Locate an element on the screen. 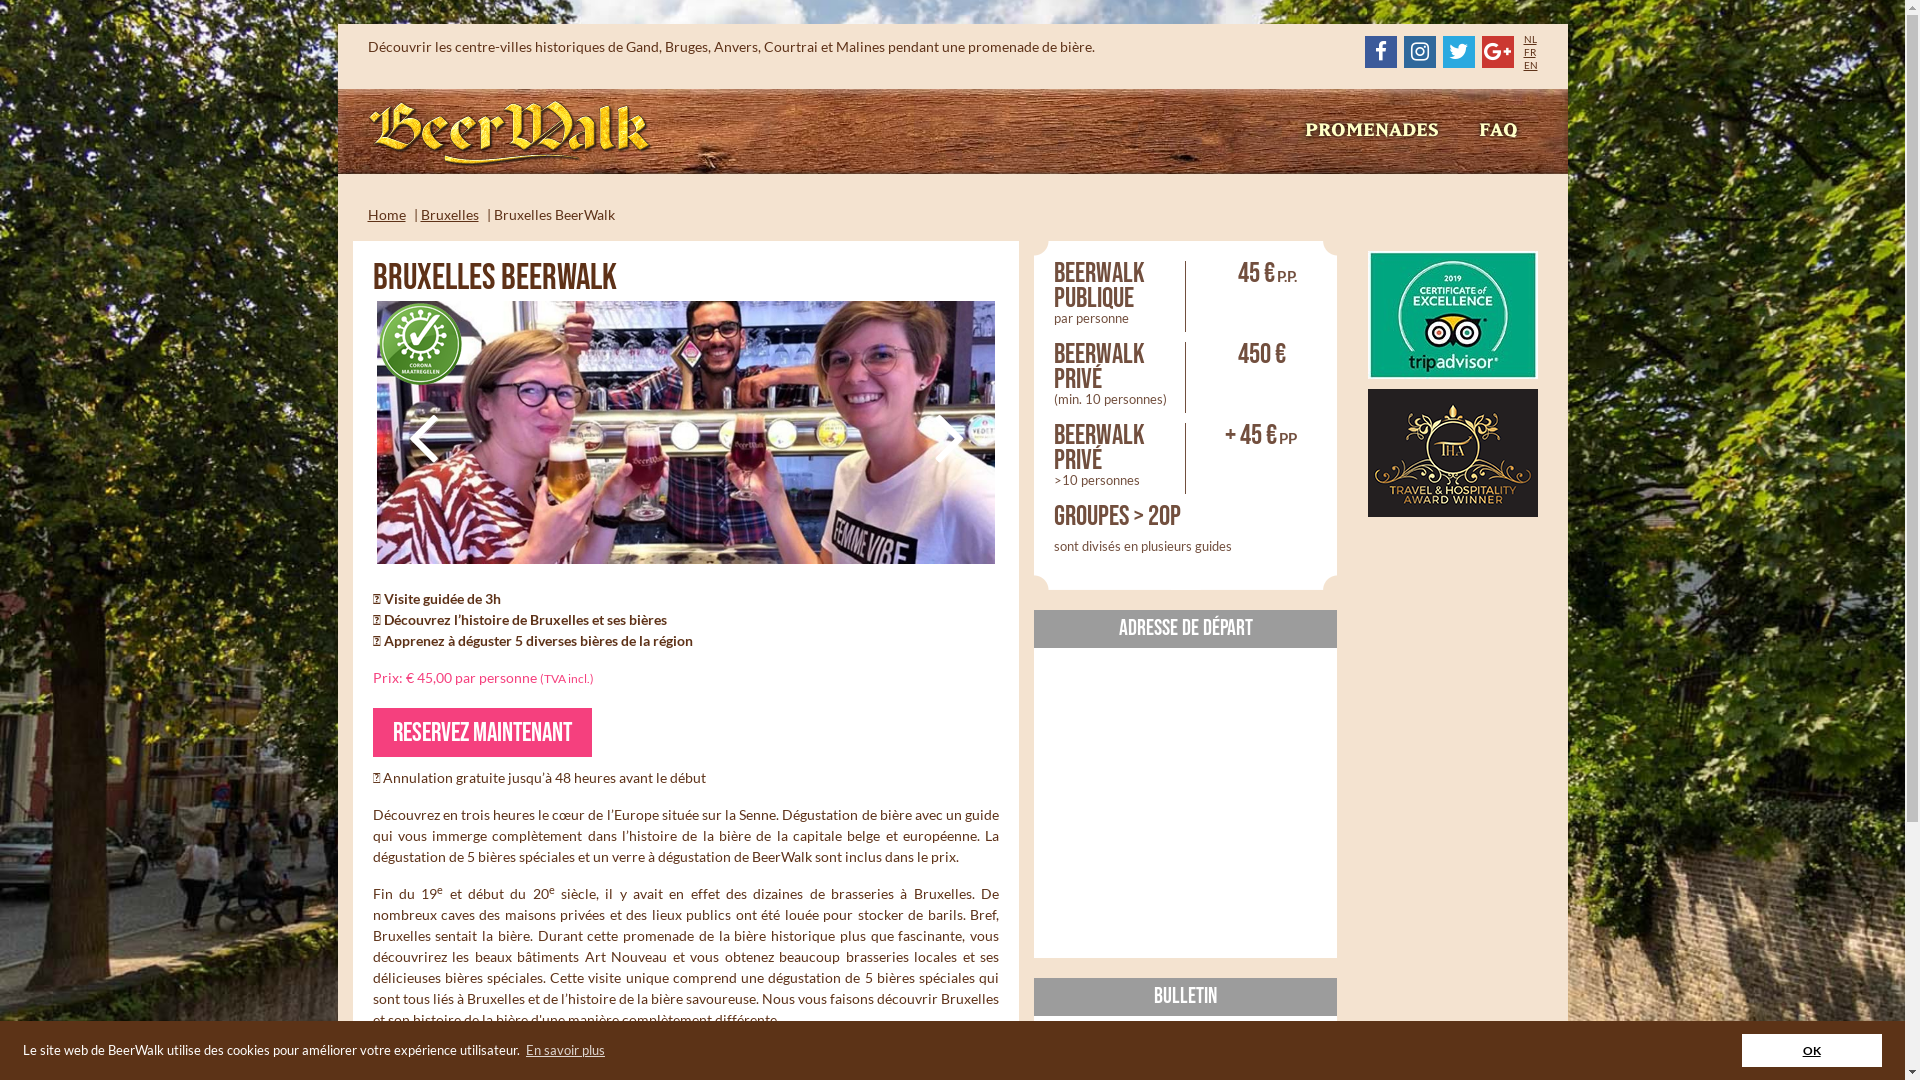 The image size is (1920, 1080). 'NL' is located at coordinates (1529, 38).